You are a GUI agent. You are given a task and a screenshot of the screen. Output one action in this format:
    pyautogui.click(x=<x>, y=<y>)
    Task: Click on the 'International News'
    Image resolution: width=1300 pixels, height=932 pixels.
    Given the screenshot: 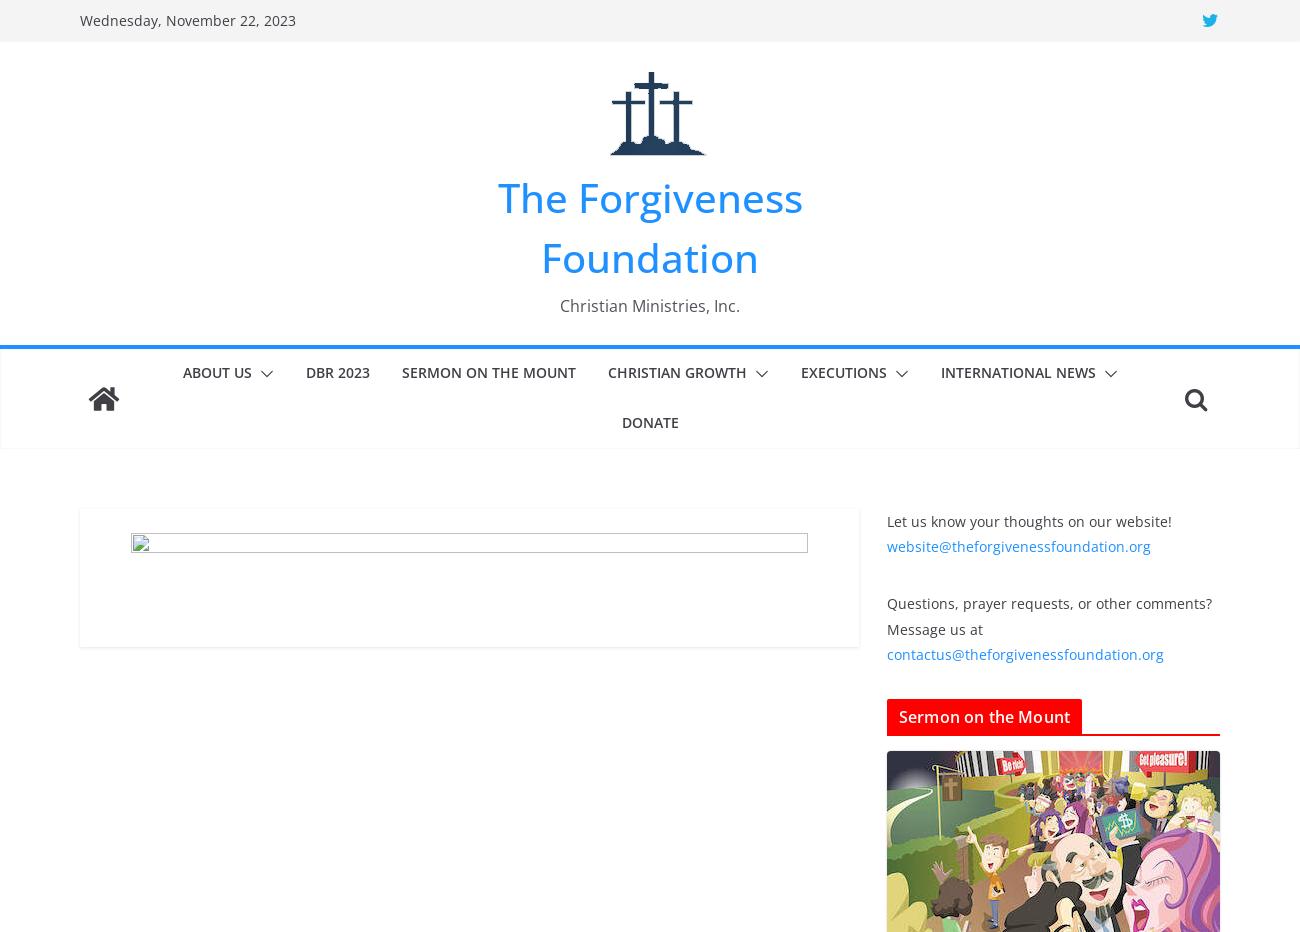 What is the action you would take?
    pyautogui.click(x=940, y=370)
    